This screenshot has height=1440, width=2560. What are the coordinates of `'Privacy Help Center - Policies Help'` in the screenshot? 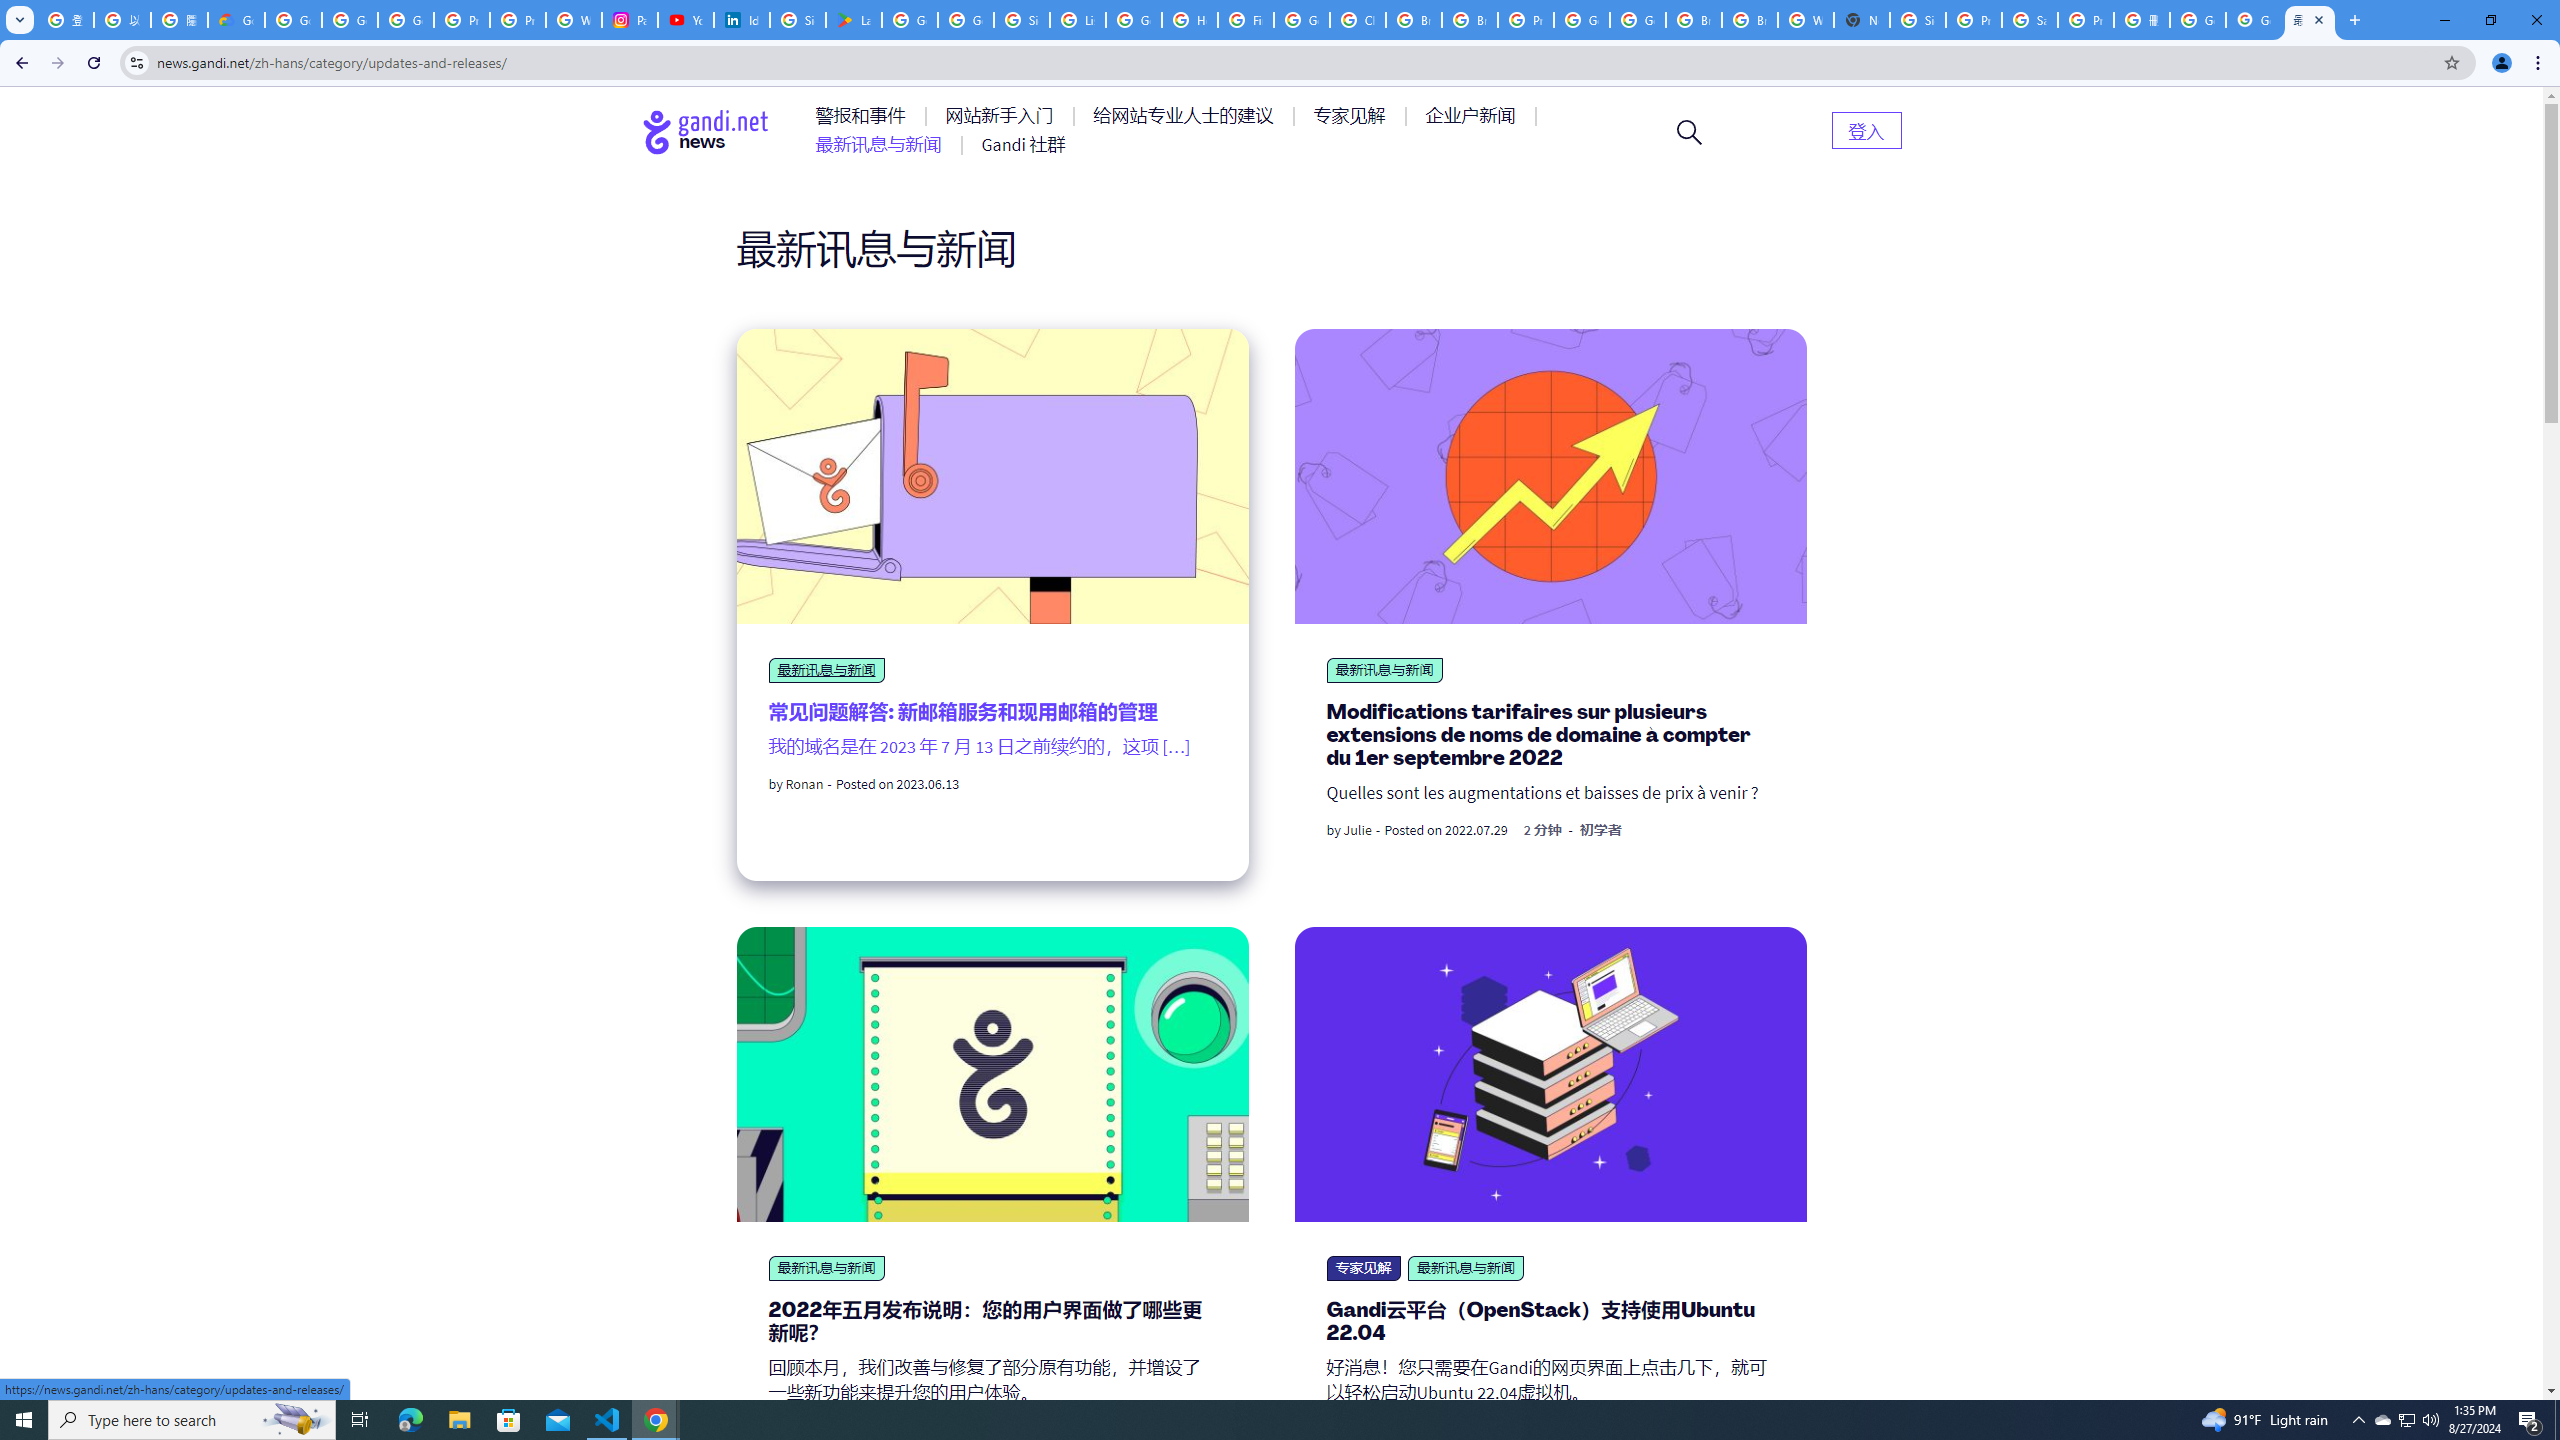 It's located at (461, 19).